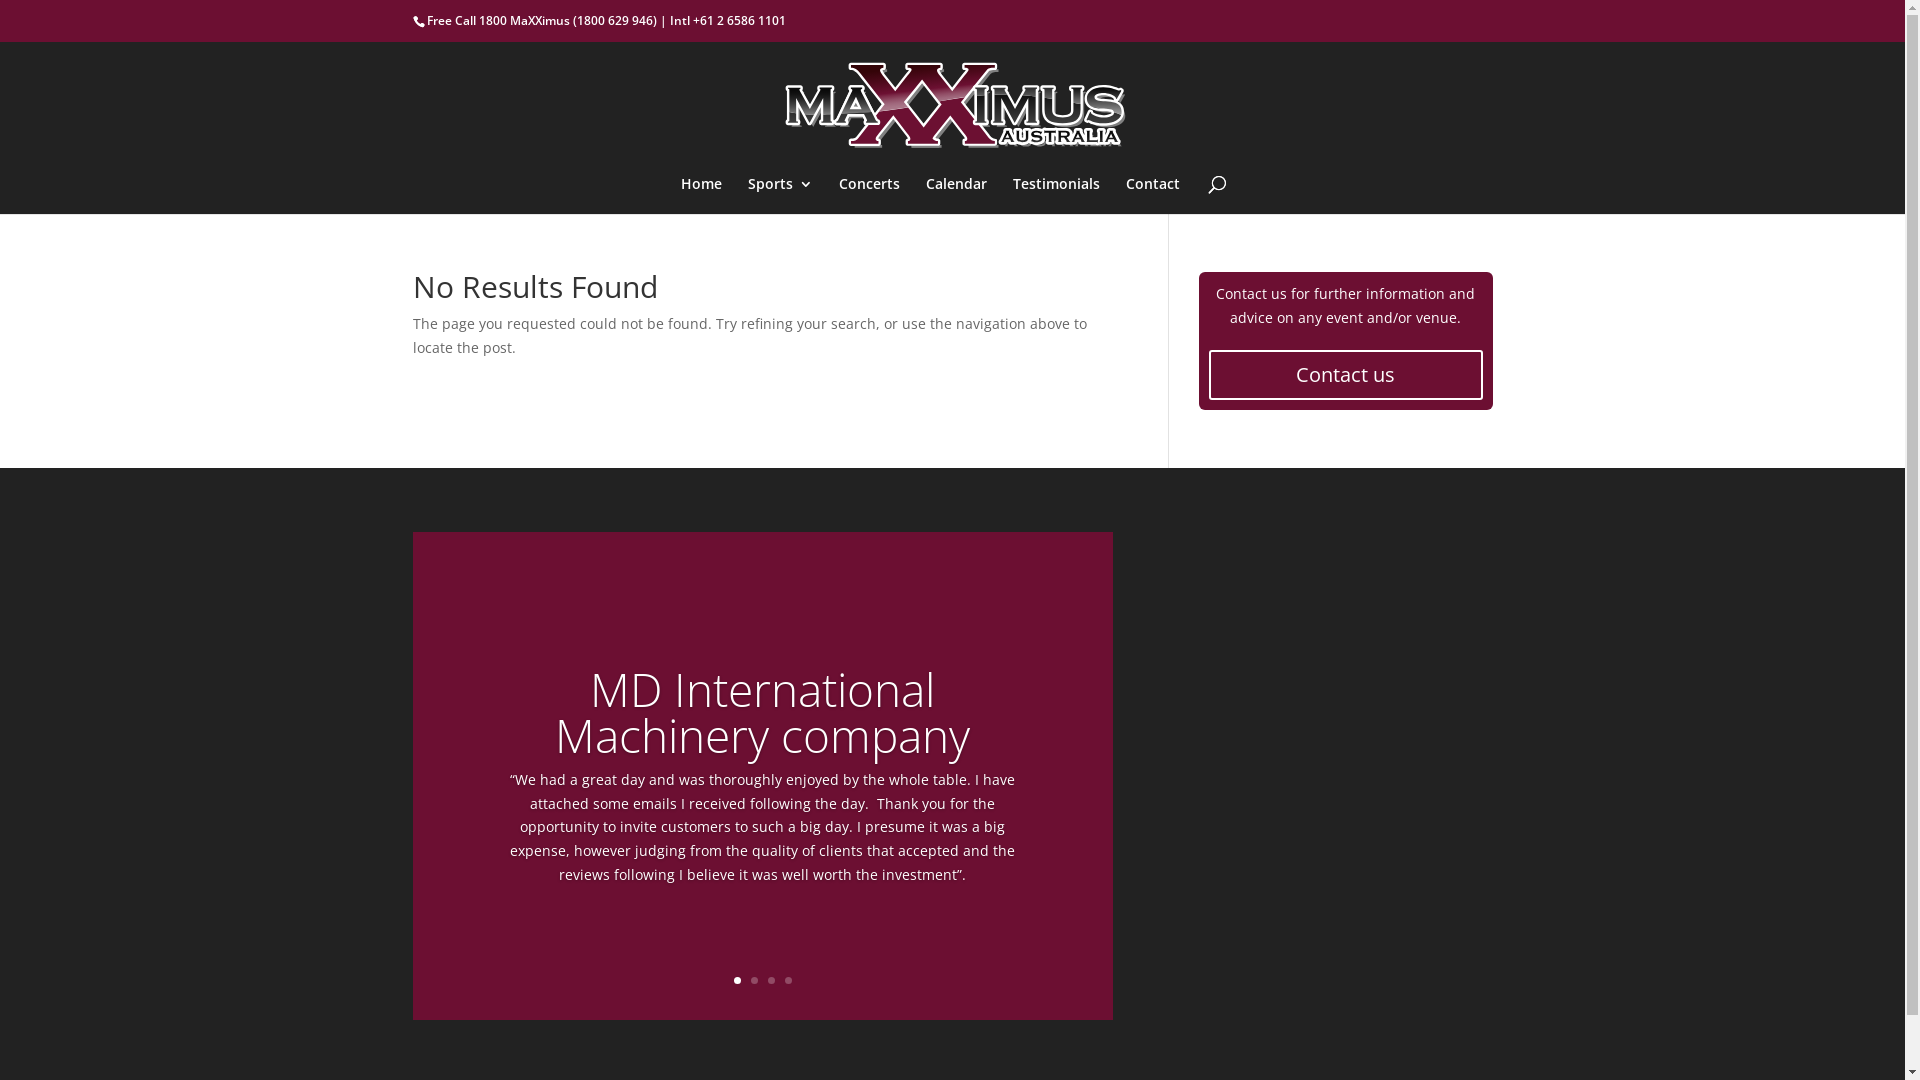 The height and width of the screenshot is (1080, 1920). Describe the element at coordinates (701, 195) in the screenshot. I see `'Home'` at that location.